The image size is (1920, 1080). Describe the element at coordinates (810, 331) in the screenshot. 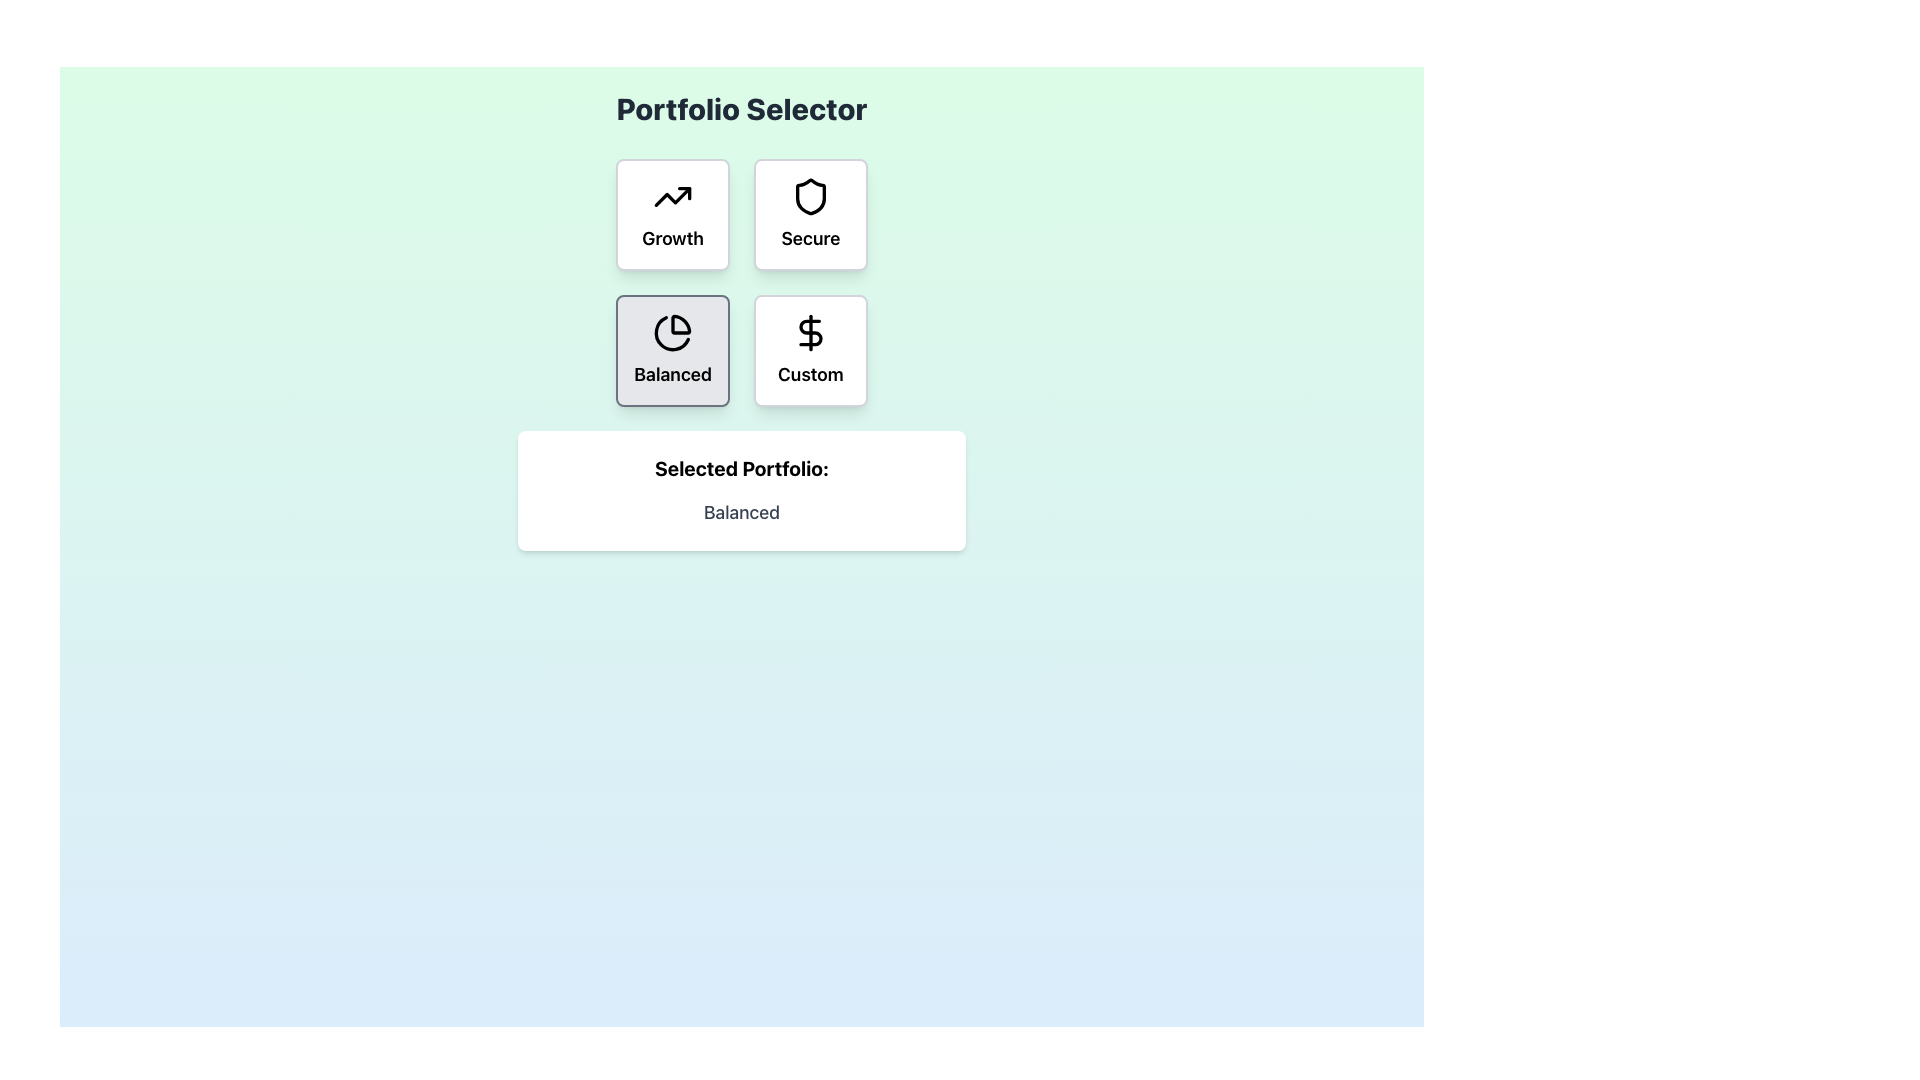

I see `the dollar symbol icon in the bottom-right button of a 2x2 grid, which signifies monetary or customizable options` at that location.